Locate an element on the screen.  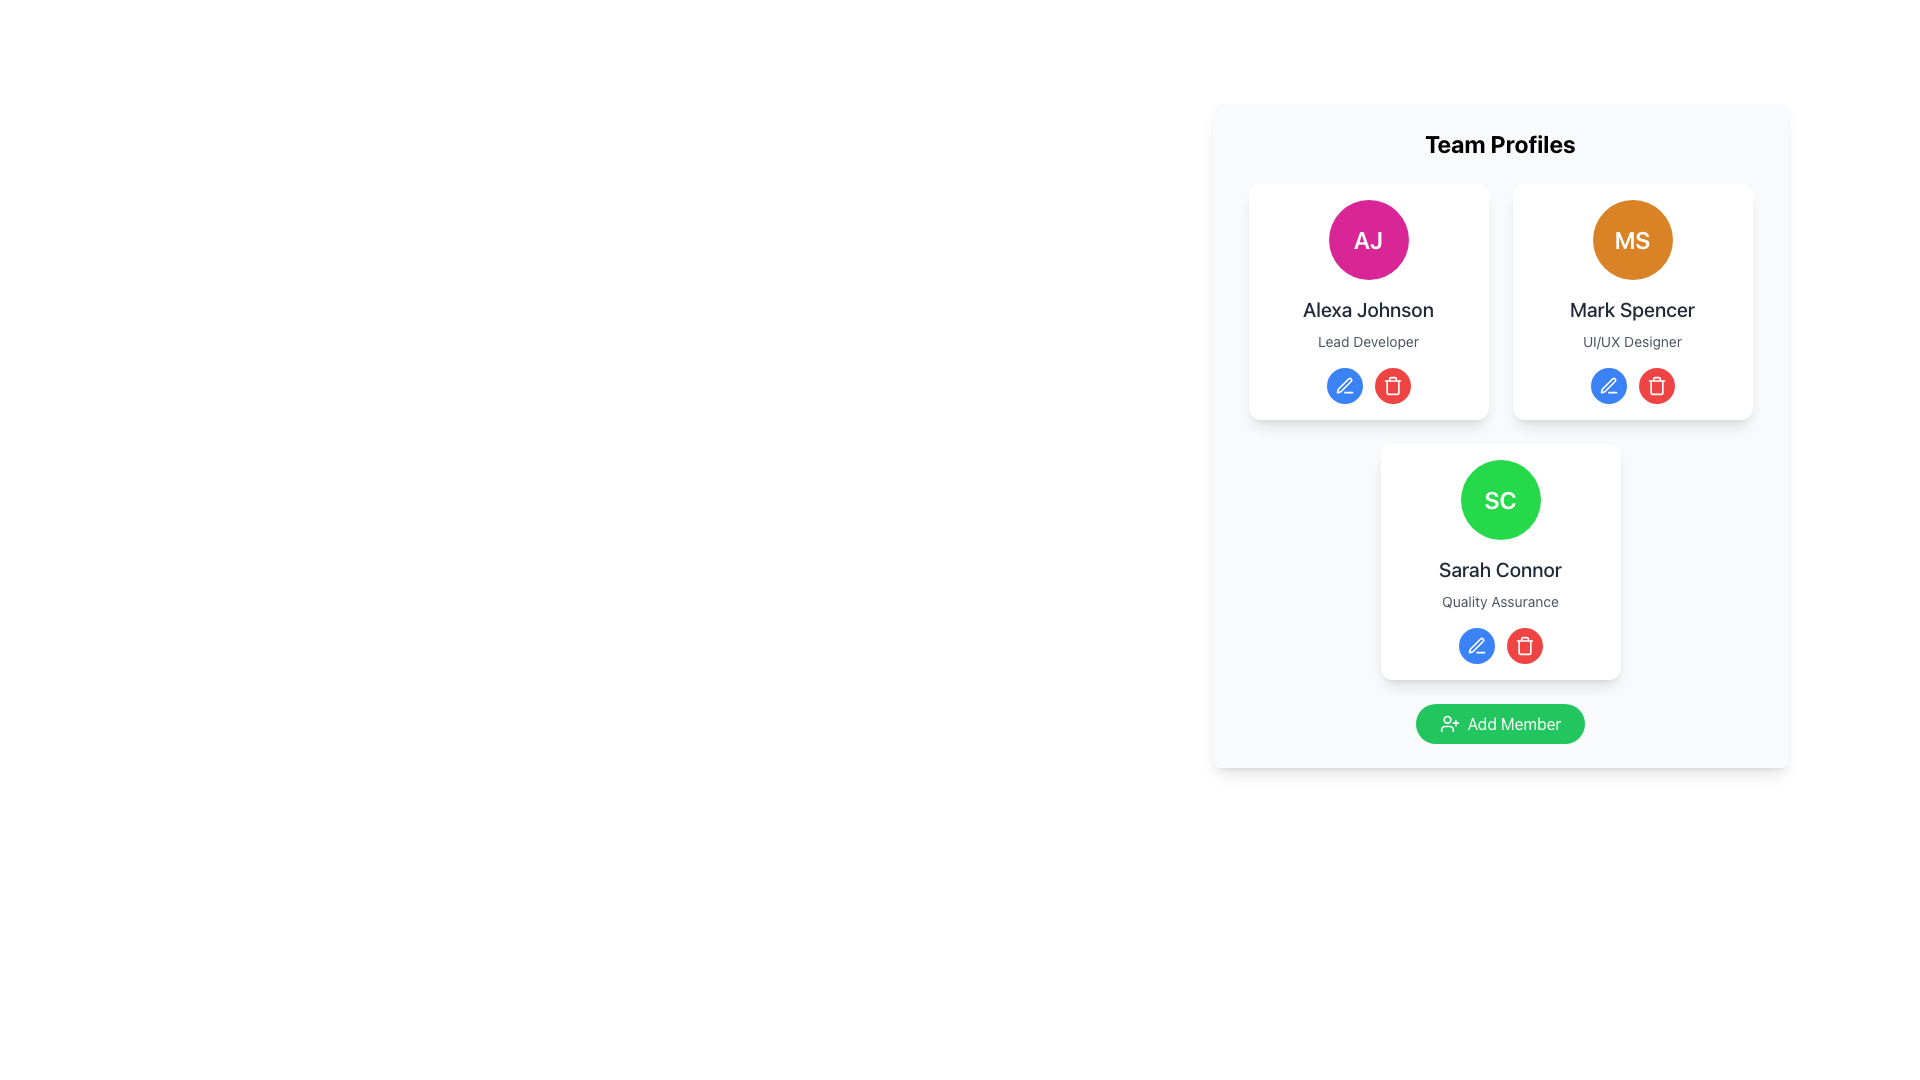
the rightmost Icon Button for deletion located under the 'Mark Spencer' profile to invoke the delete action is located at coordinates (1656, 385).